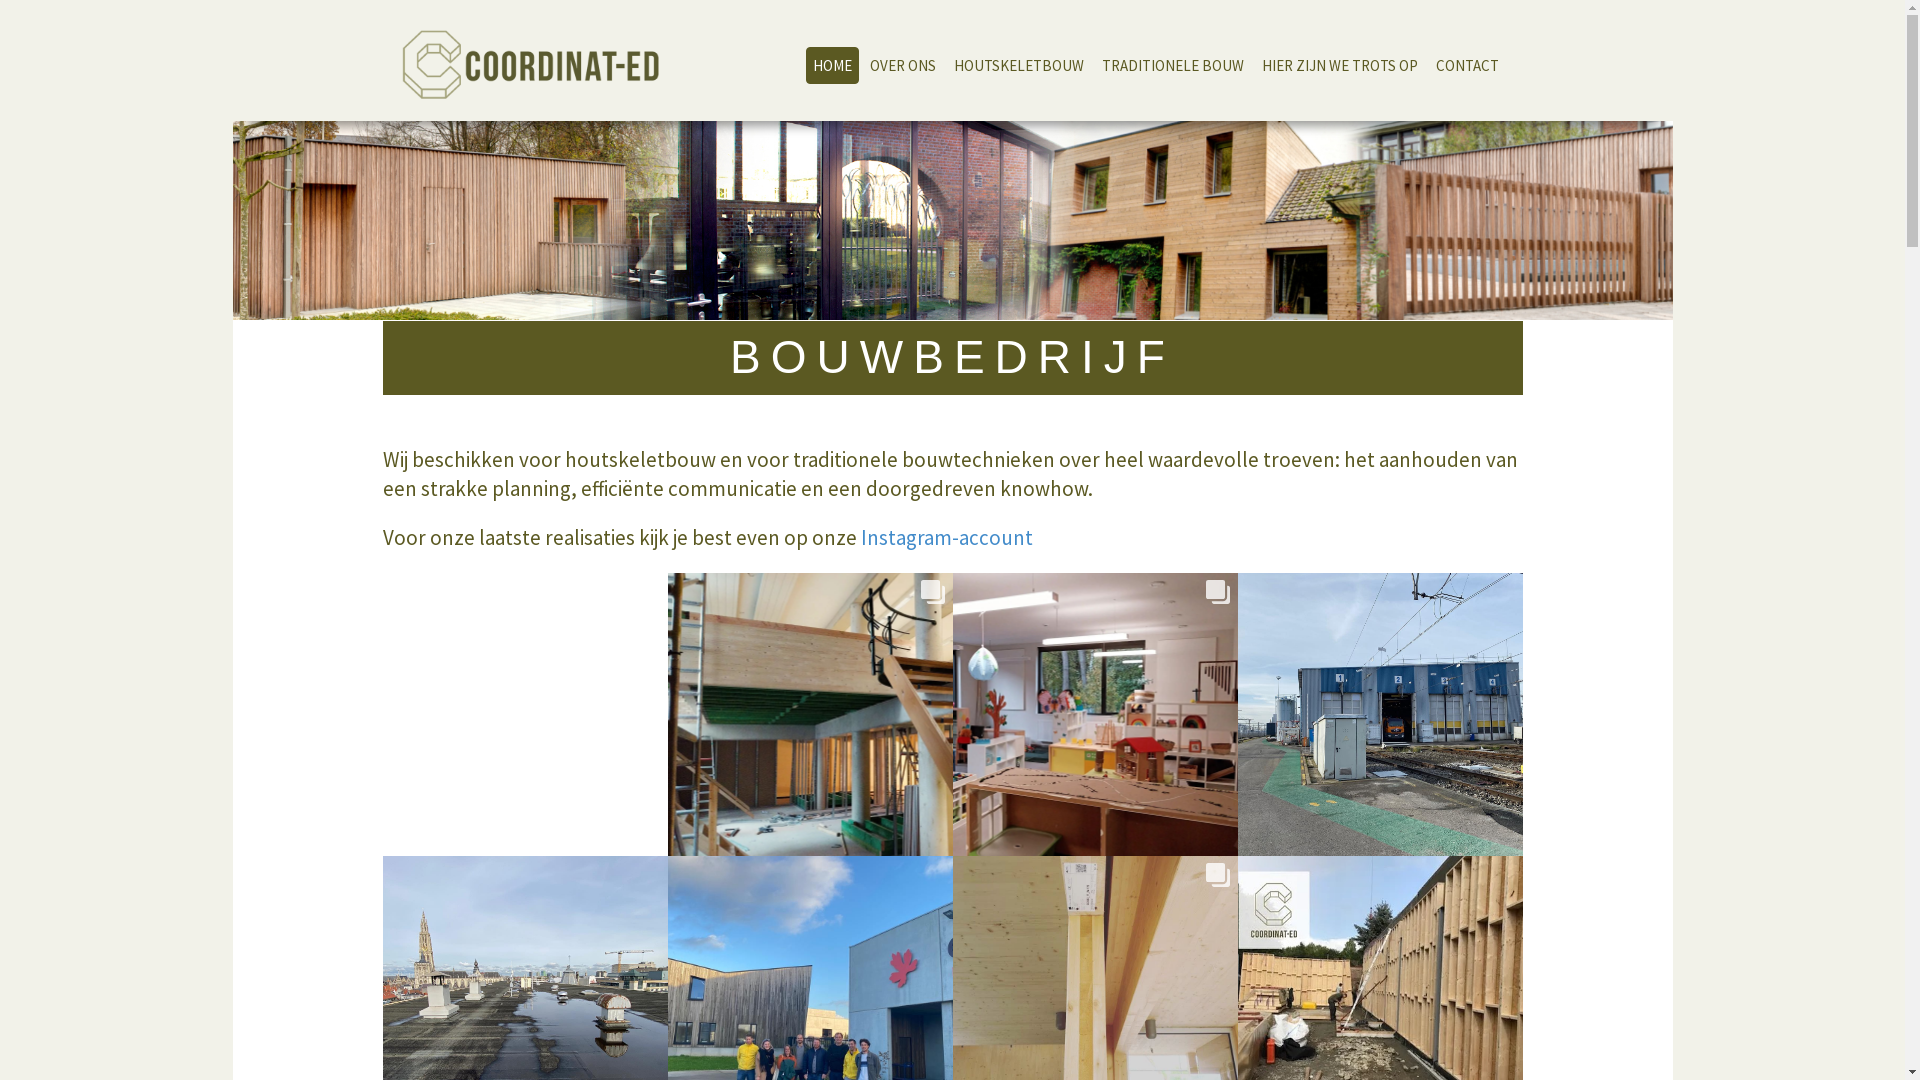 The height and width of the screenshot is (1080, 1920). I want to click on 'HOUTSKELETBOUW', so click(1017, 64).